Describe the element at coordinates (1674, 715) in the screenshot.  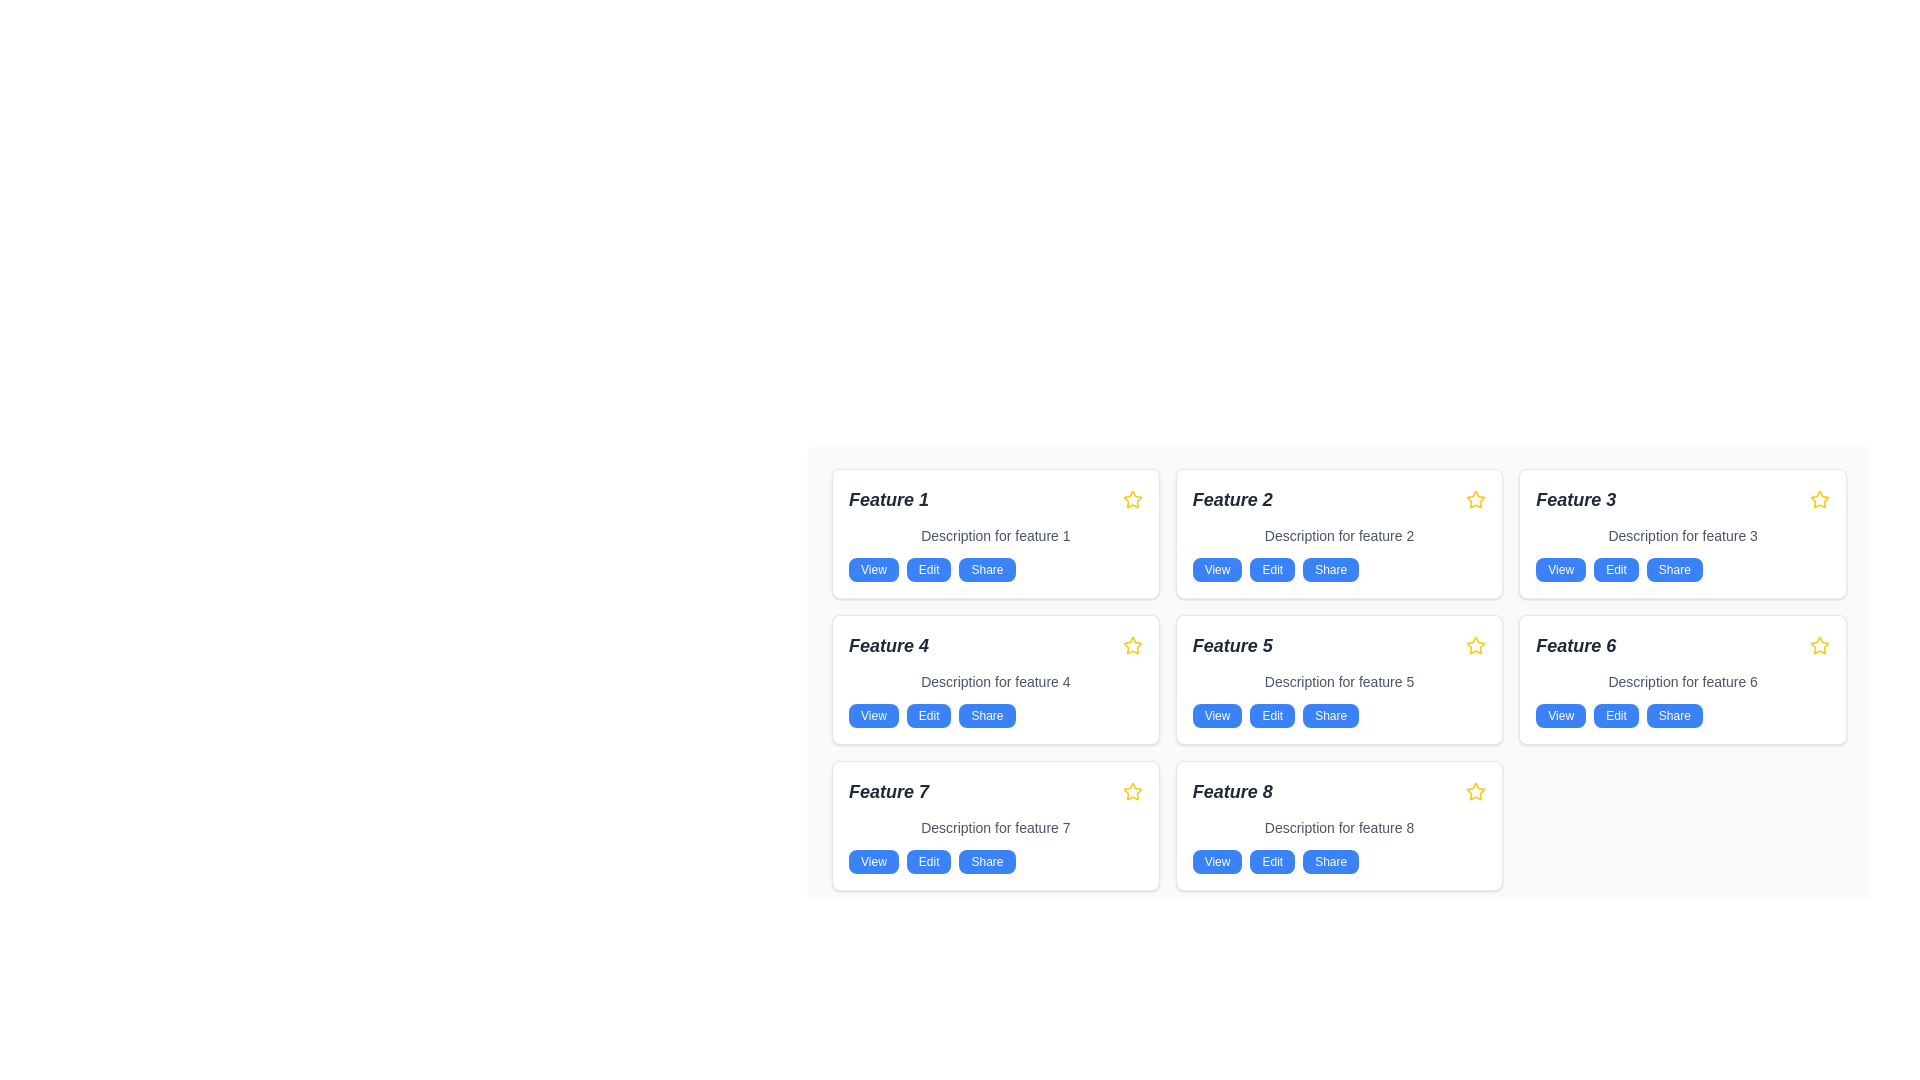
I see `the third button in the action group below the card labeled 'Feature 6'` at that location.